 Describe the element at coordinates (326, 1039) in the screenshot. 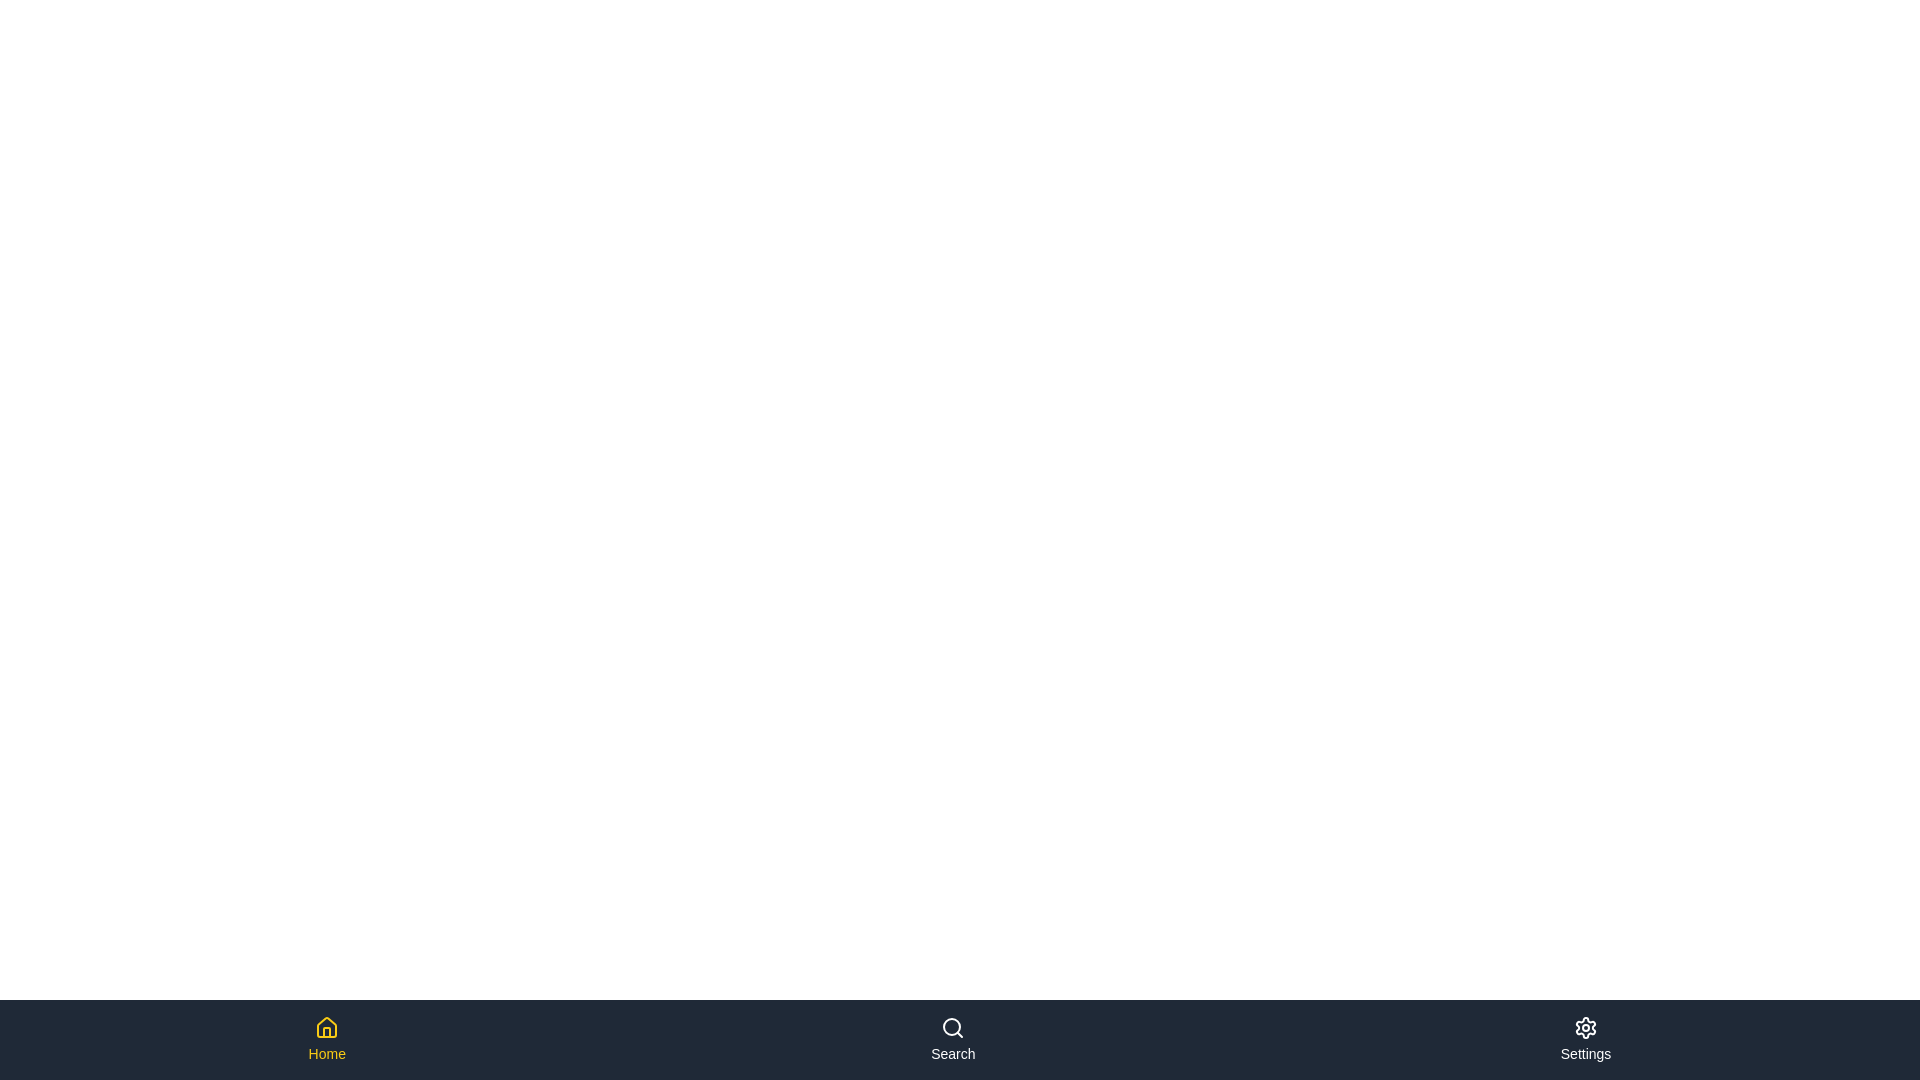

I see `the Home navigation item to observe the hover effect` at that location.